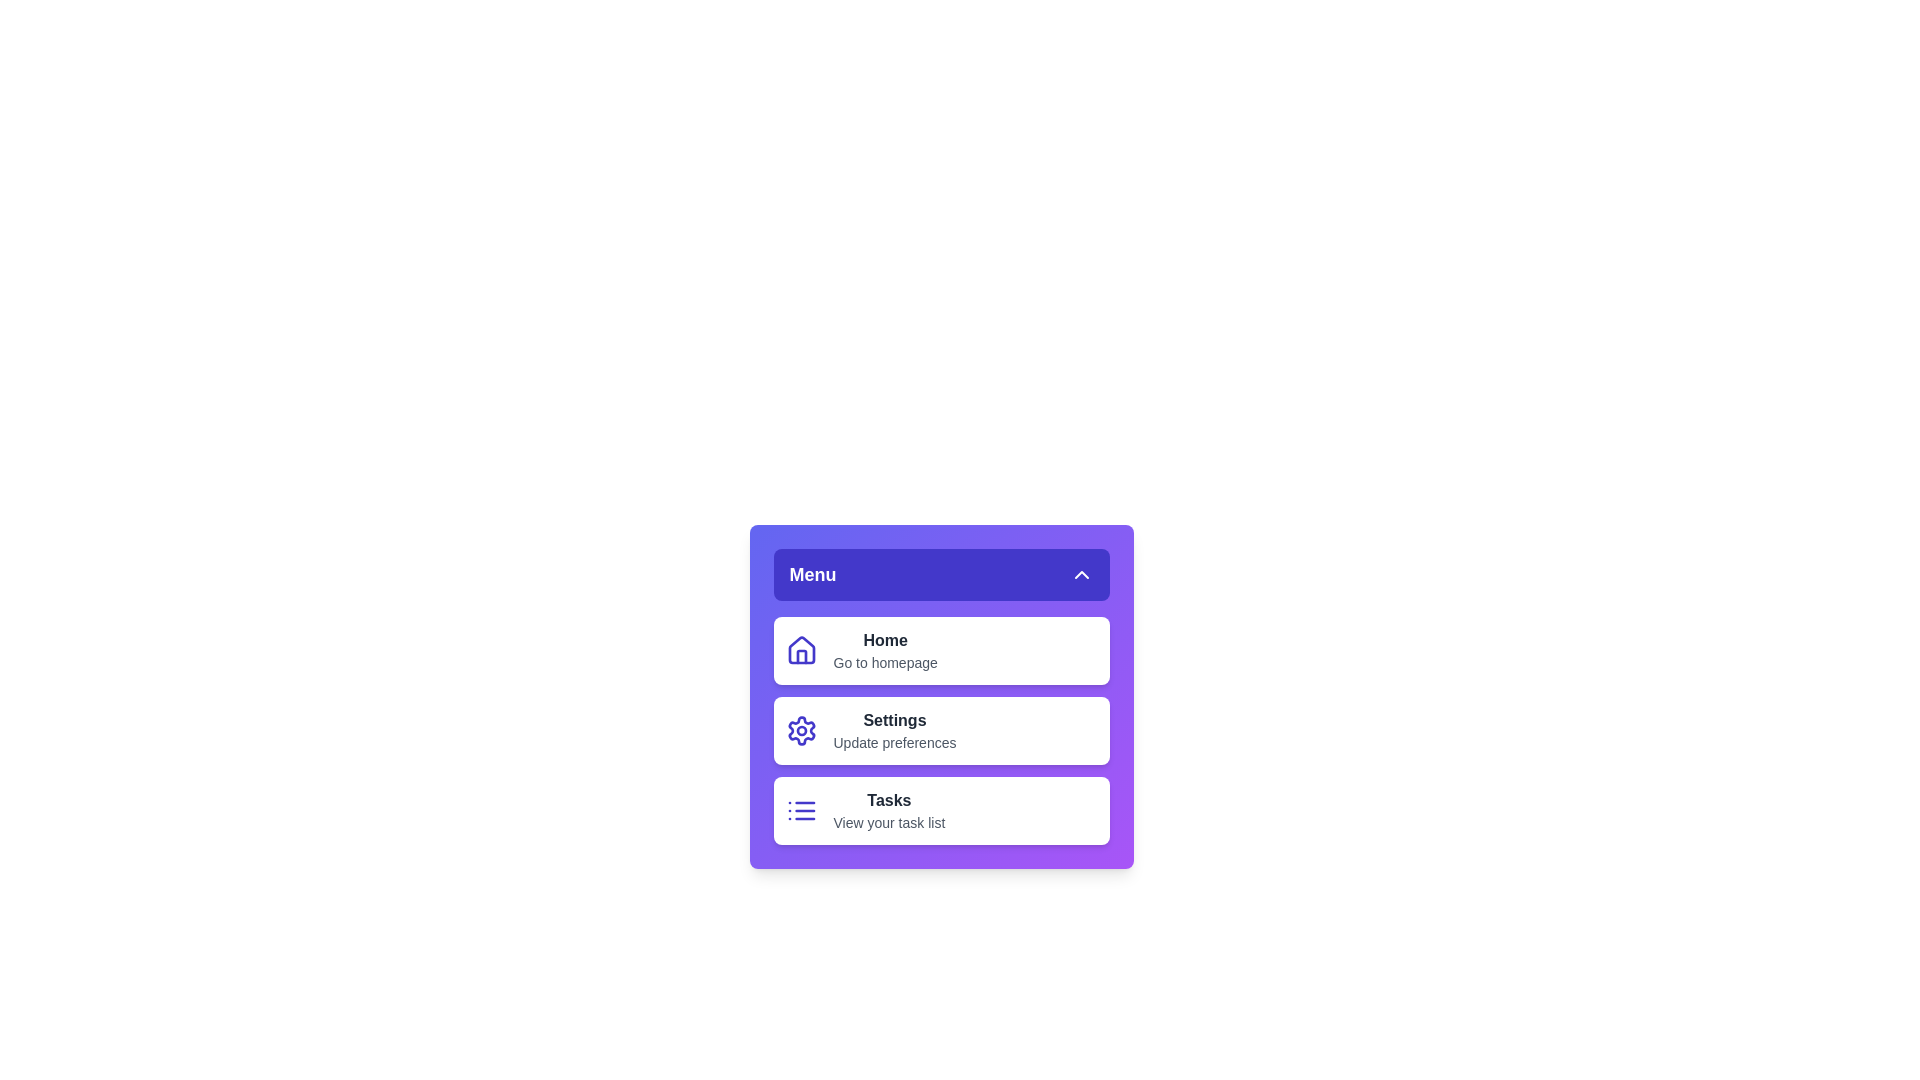 This screenshot has width=1920, height=1080. Describe the element at coordinates (884, 640) in the screenshot. I see `the 'Home' menu item in the menu` at that location.